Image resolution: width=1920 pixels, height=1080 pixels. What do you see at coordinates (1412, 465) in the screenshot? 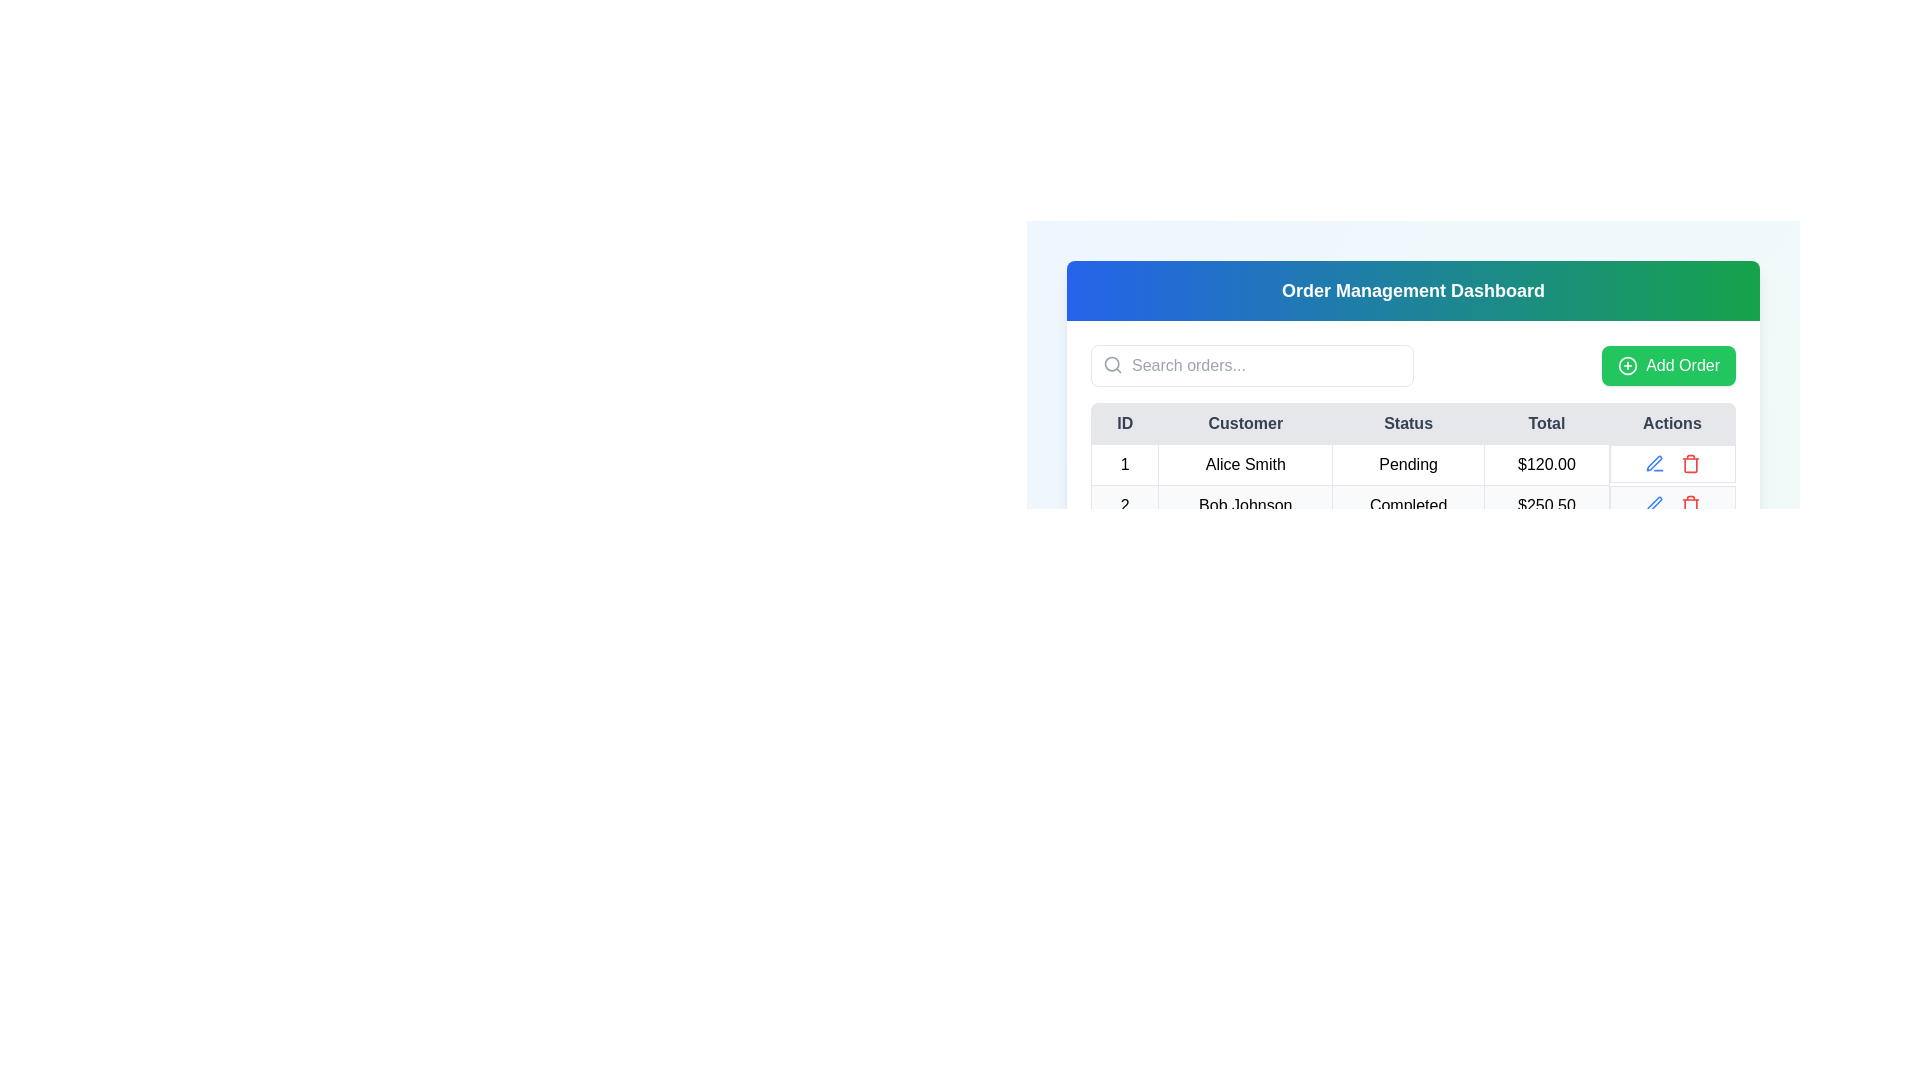
I see `the first row in the table, which includes 'ID' as '1', 'Customer' as 'Alice Smith', 'Status' as 'Pending', and 'Total' as '$120.00'` at bounding box center [1412, 465].